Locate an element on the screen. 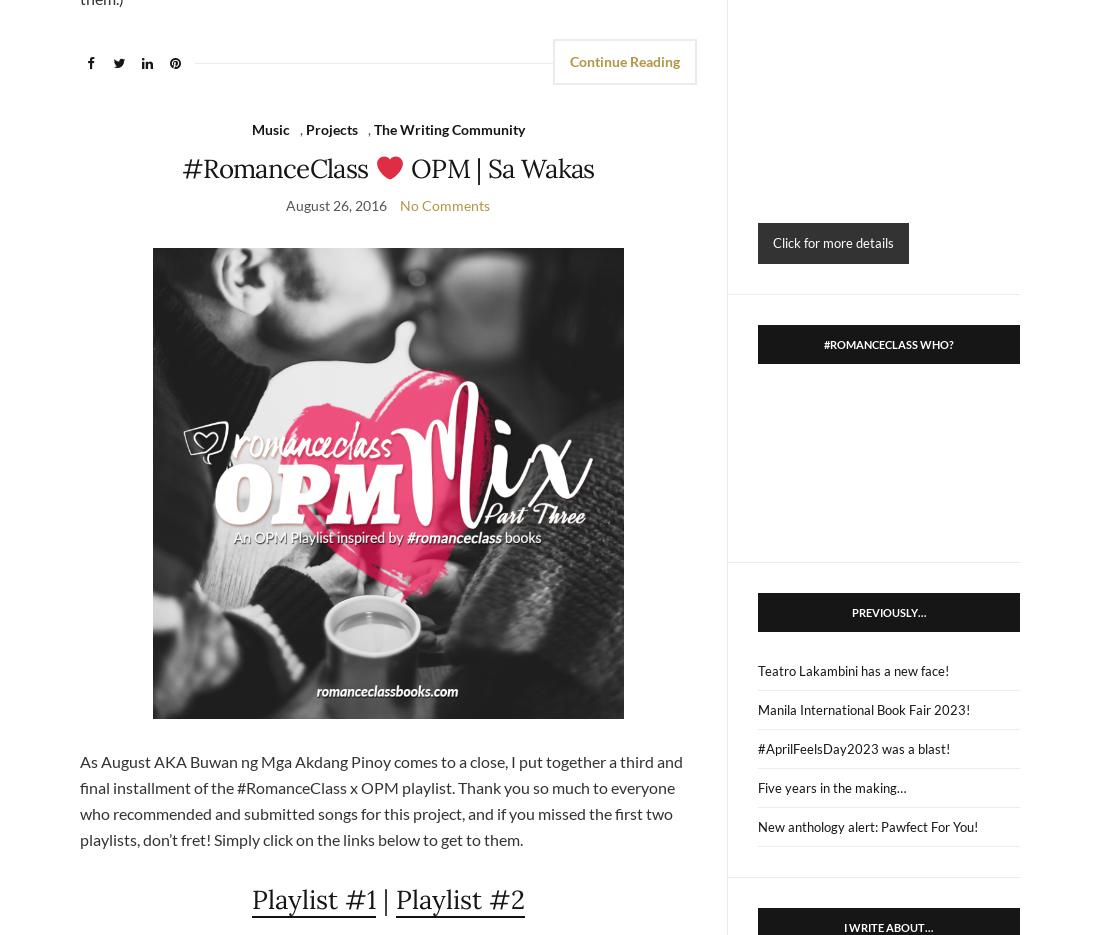 This screenshot has width=1100, height=935. 'Playlist #1' is located at coordinates (311, 898).